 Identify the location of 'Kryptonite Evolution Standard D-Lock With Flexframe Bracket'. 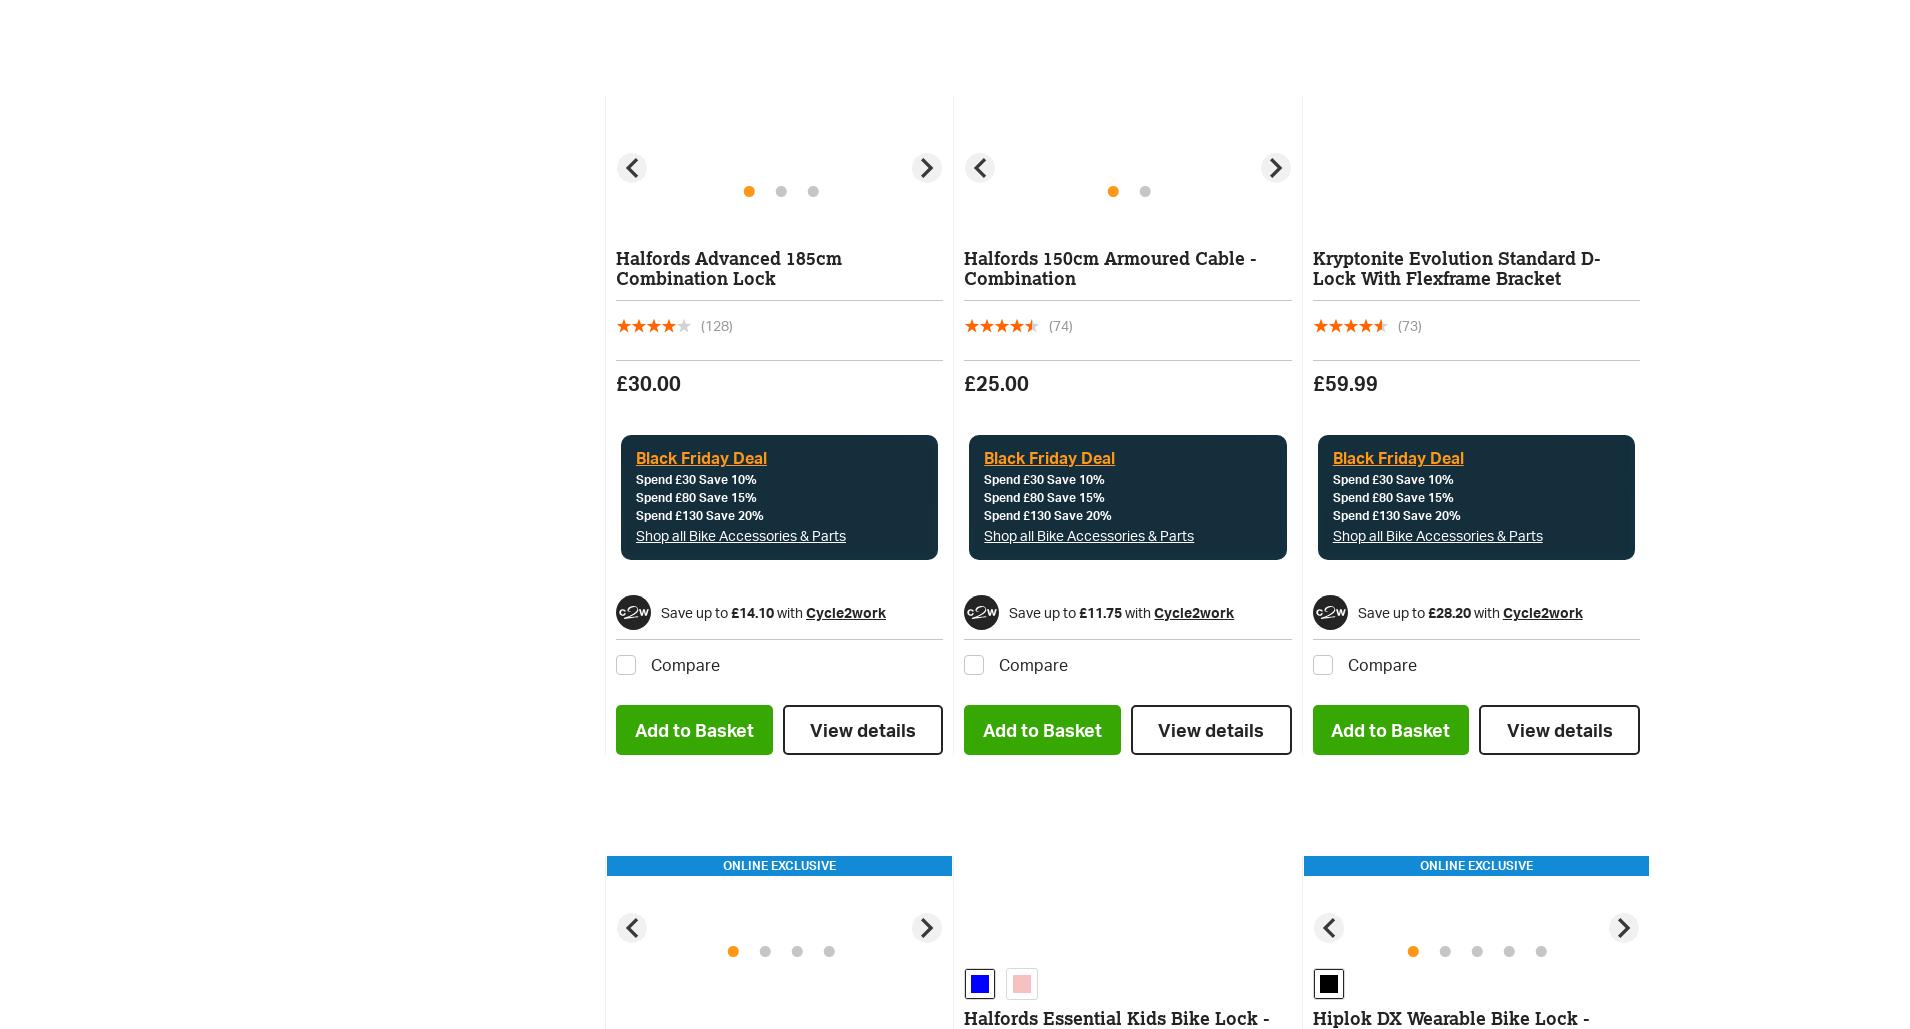
(1310, 269).